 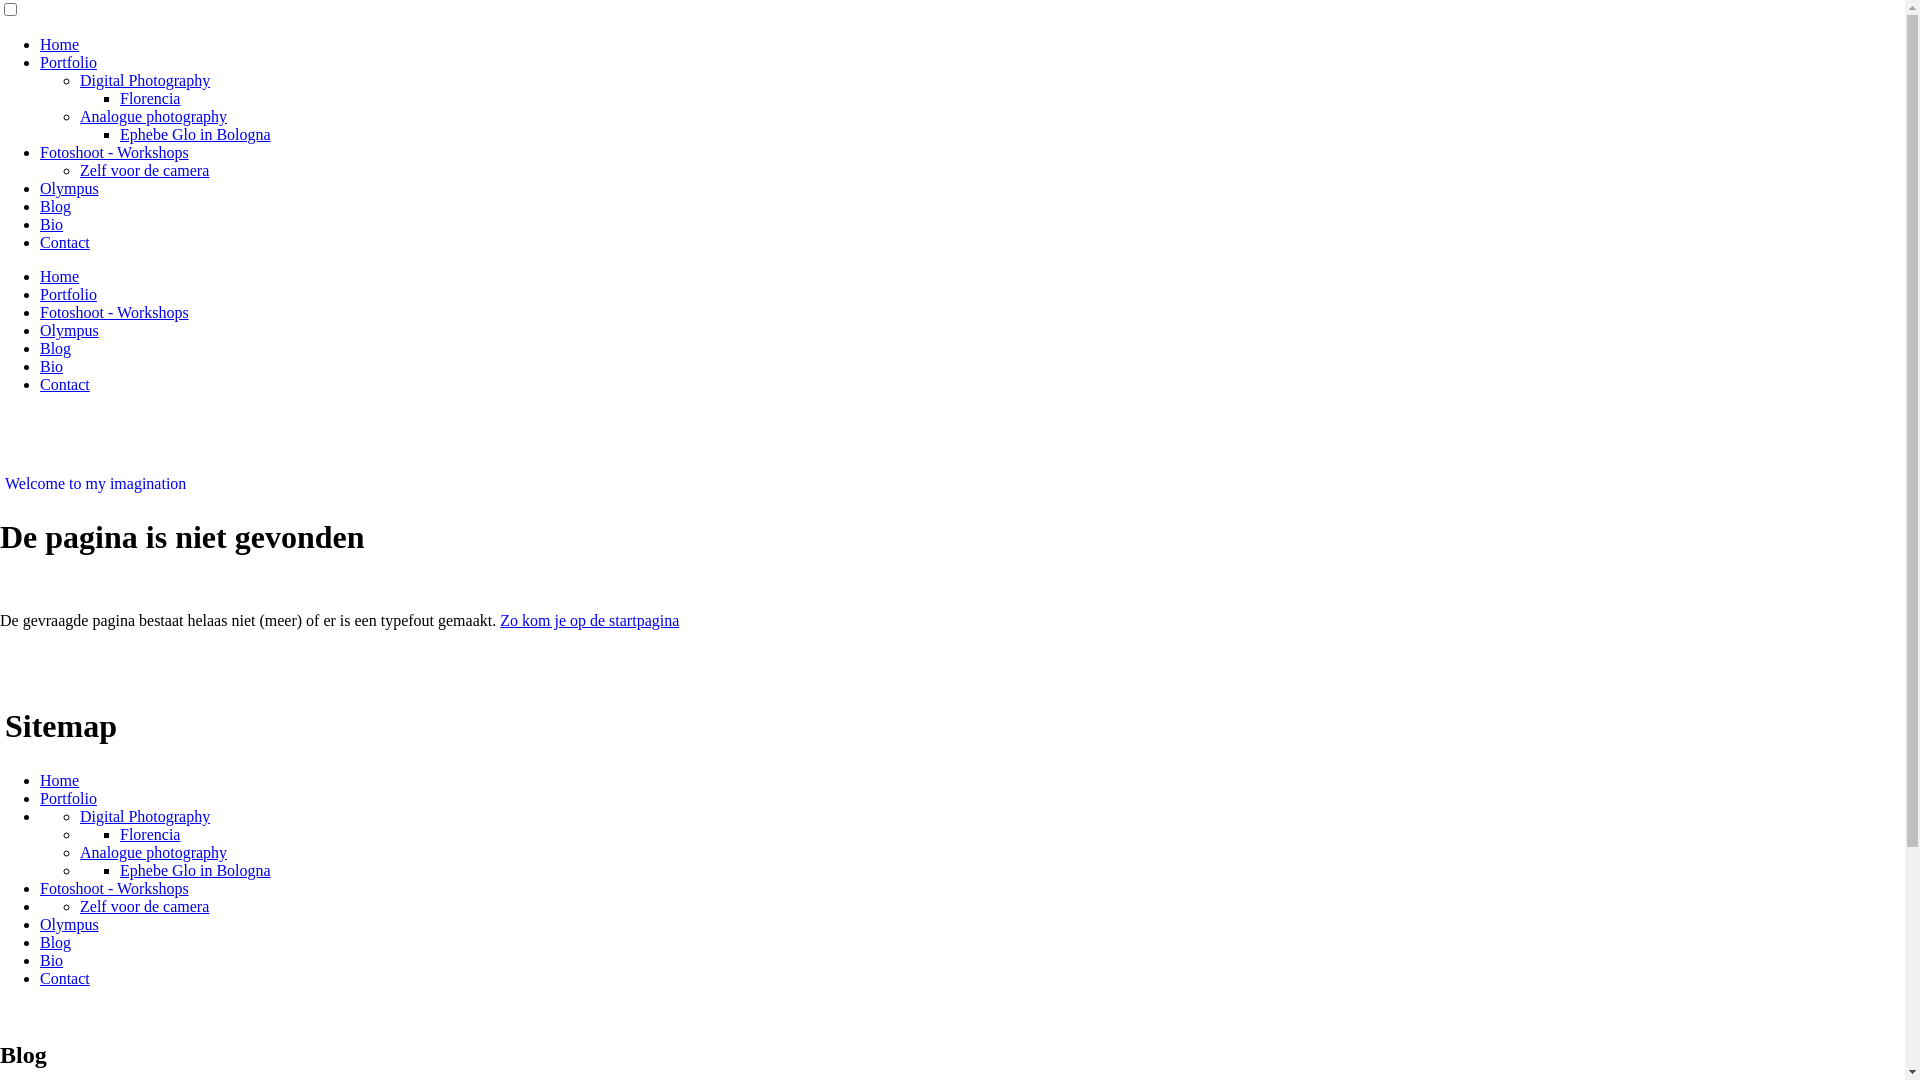 What do you see at coordinates (119, 98) in the screenshot?
I see `'Florencia'` at bounding box center [119, 98].